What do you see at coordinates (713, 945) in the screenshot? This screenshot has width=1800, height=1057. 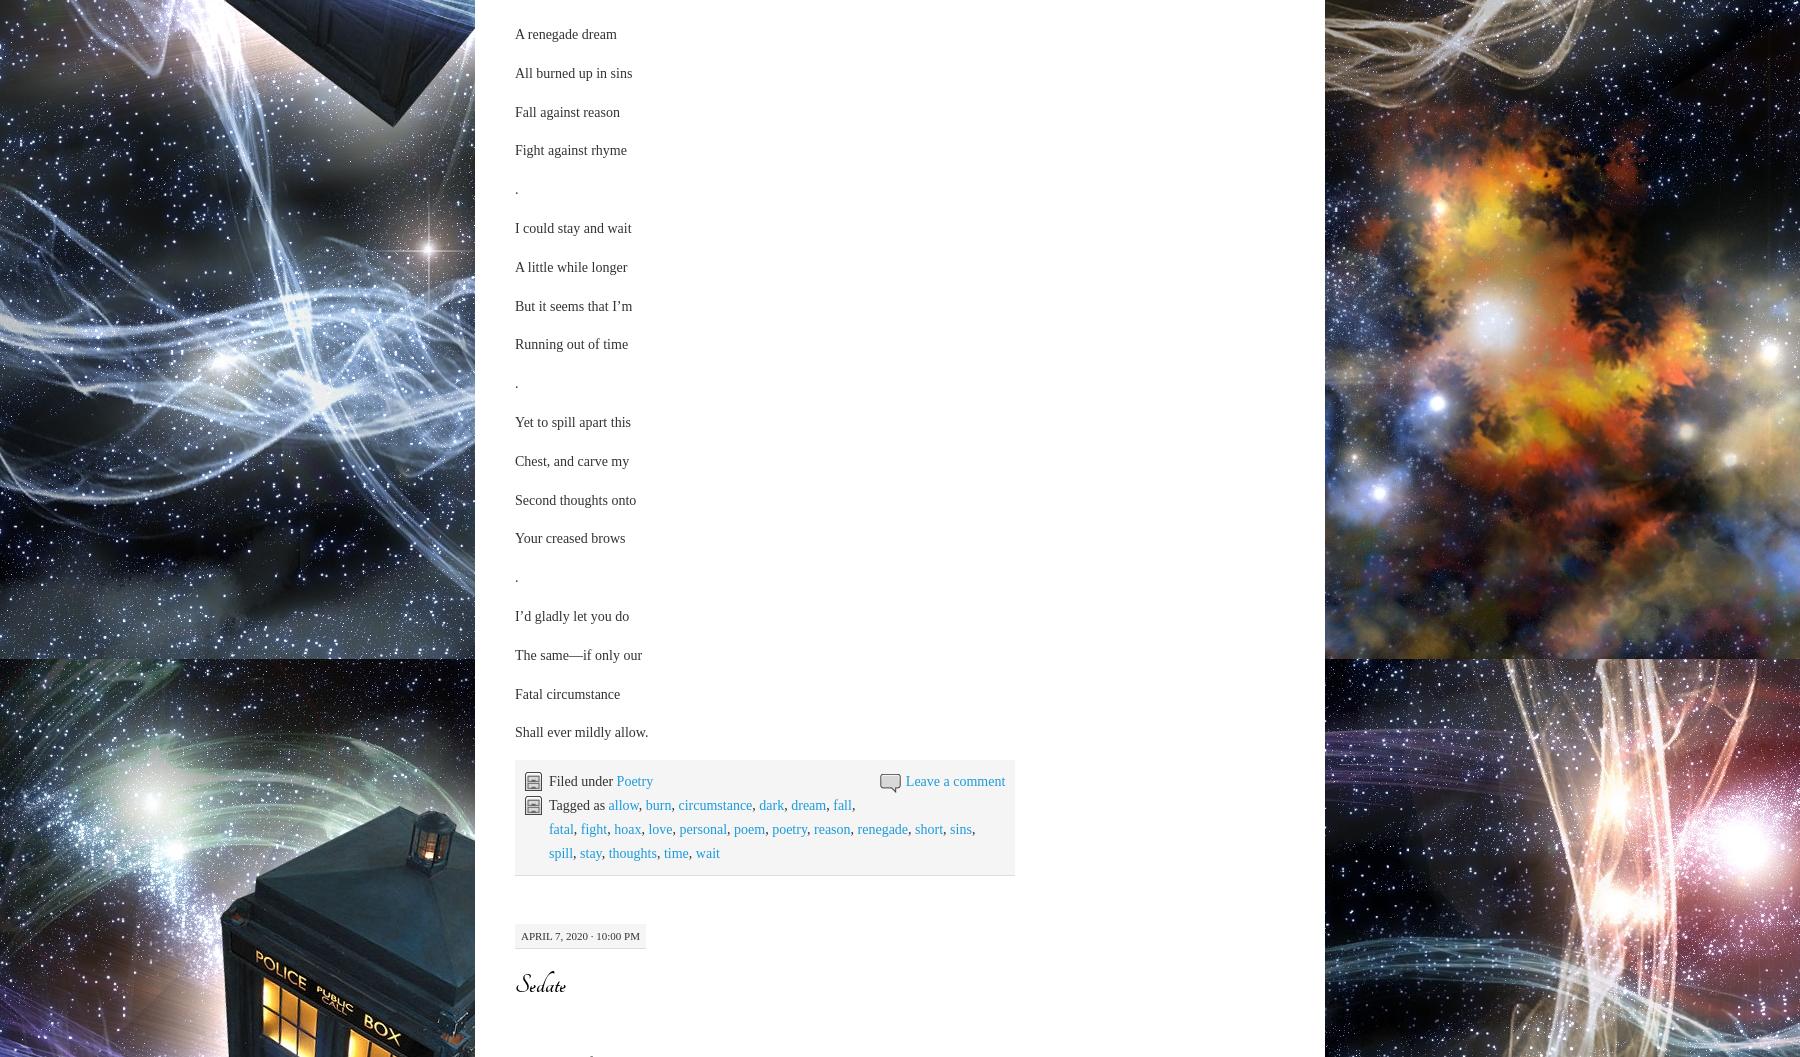 I see `'sweet'` at bounding box center [713, 945].